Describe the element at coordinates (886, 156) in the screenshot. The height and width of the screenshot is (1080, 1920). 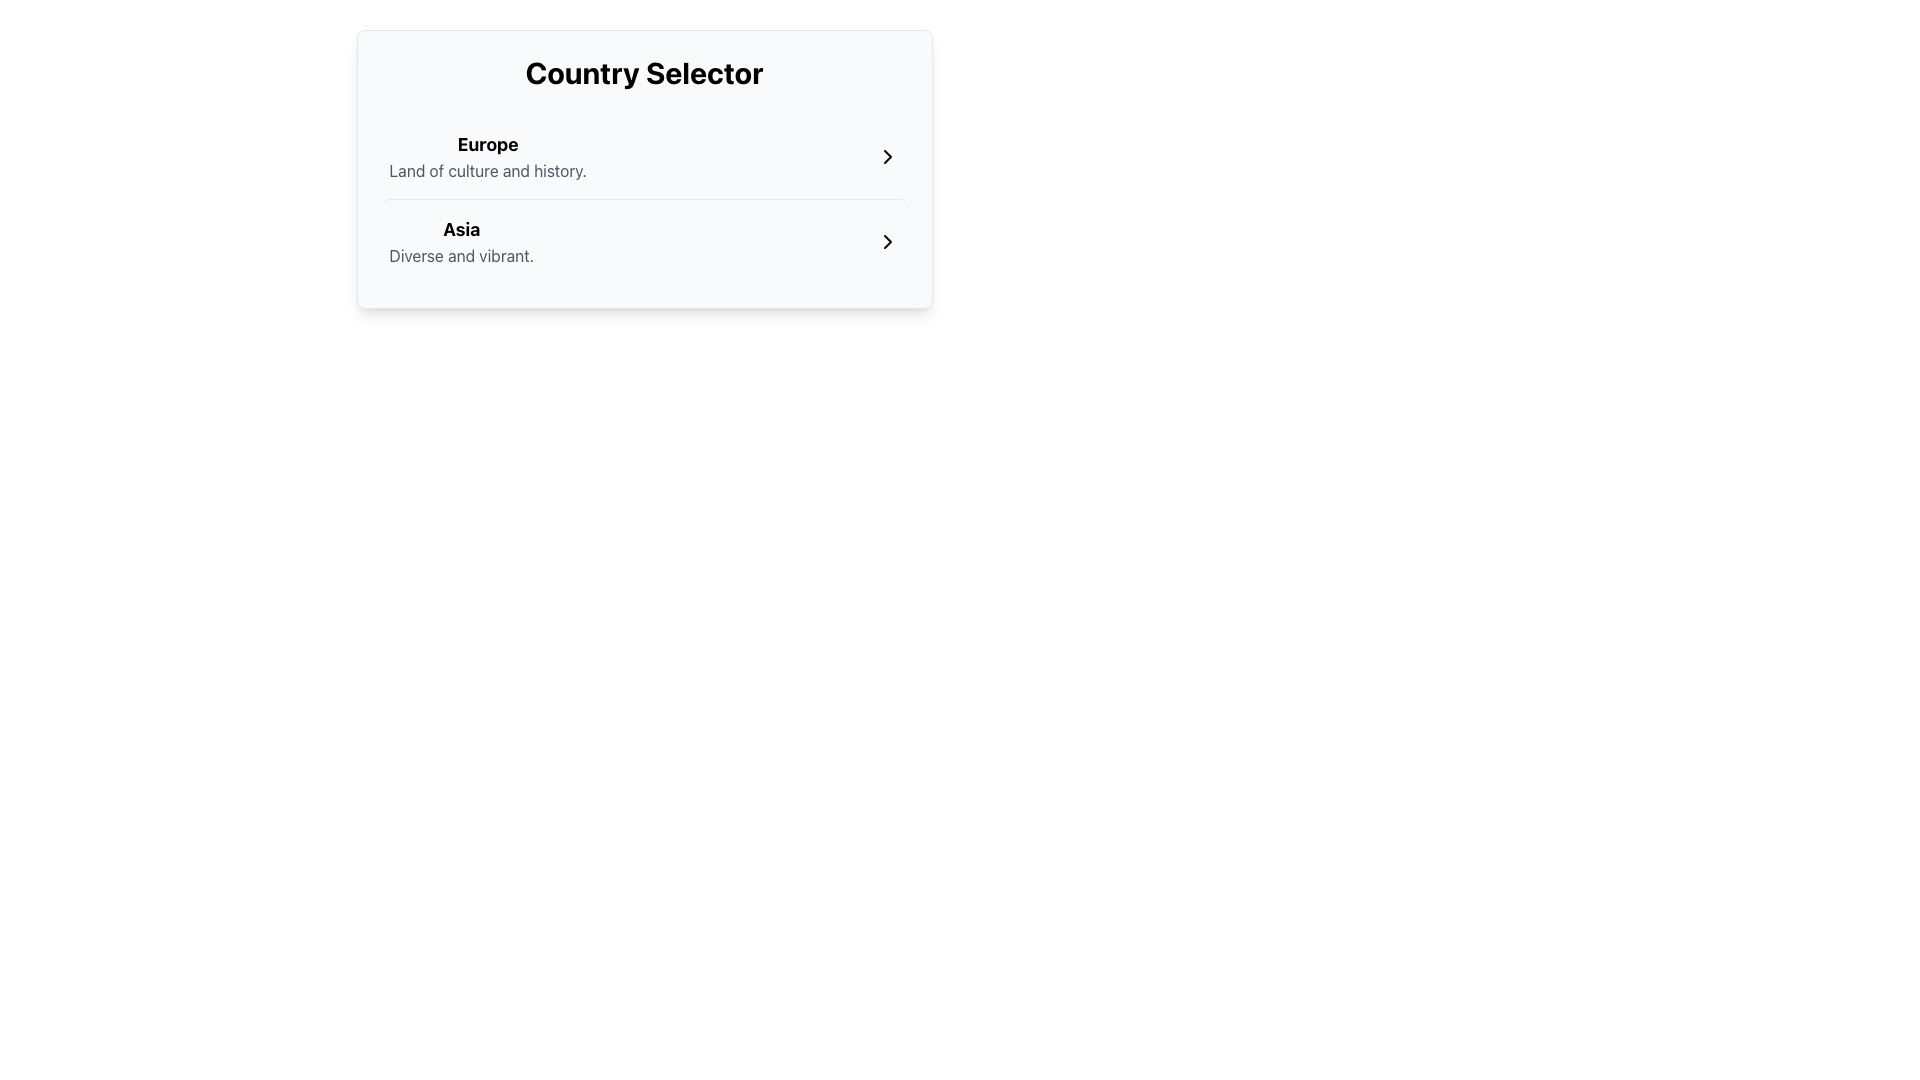
I see `the right-pointing chevron icon styled in a thin black line, located within a white background box` at that location.